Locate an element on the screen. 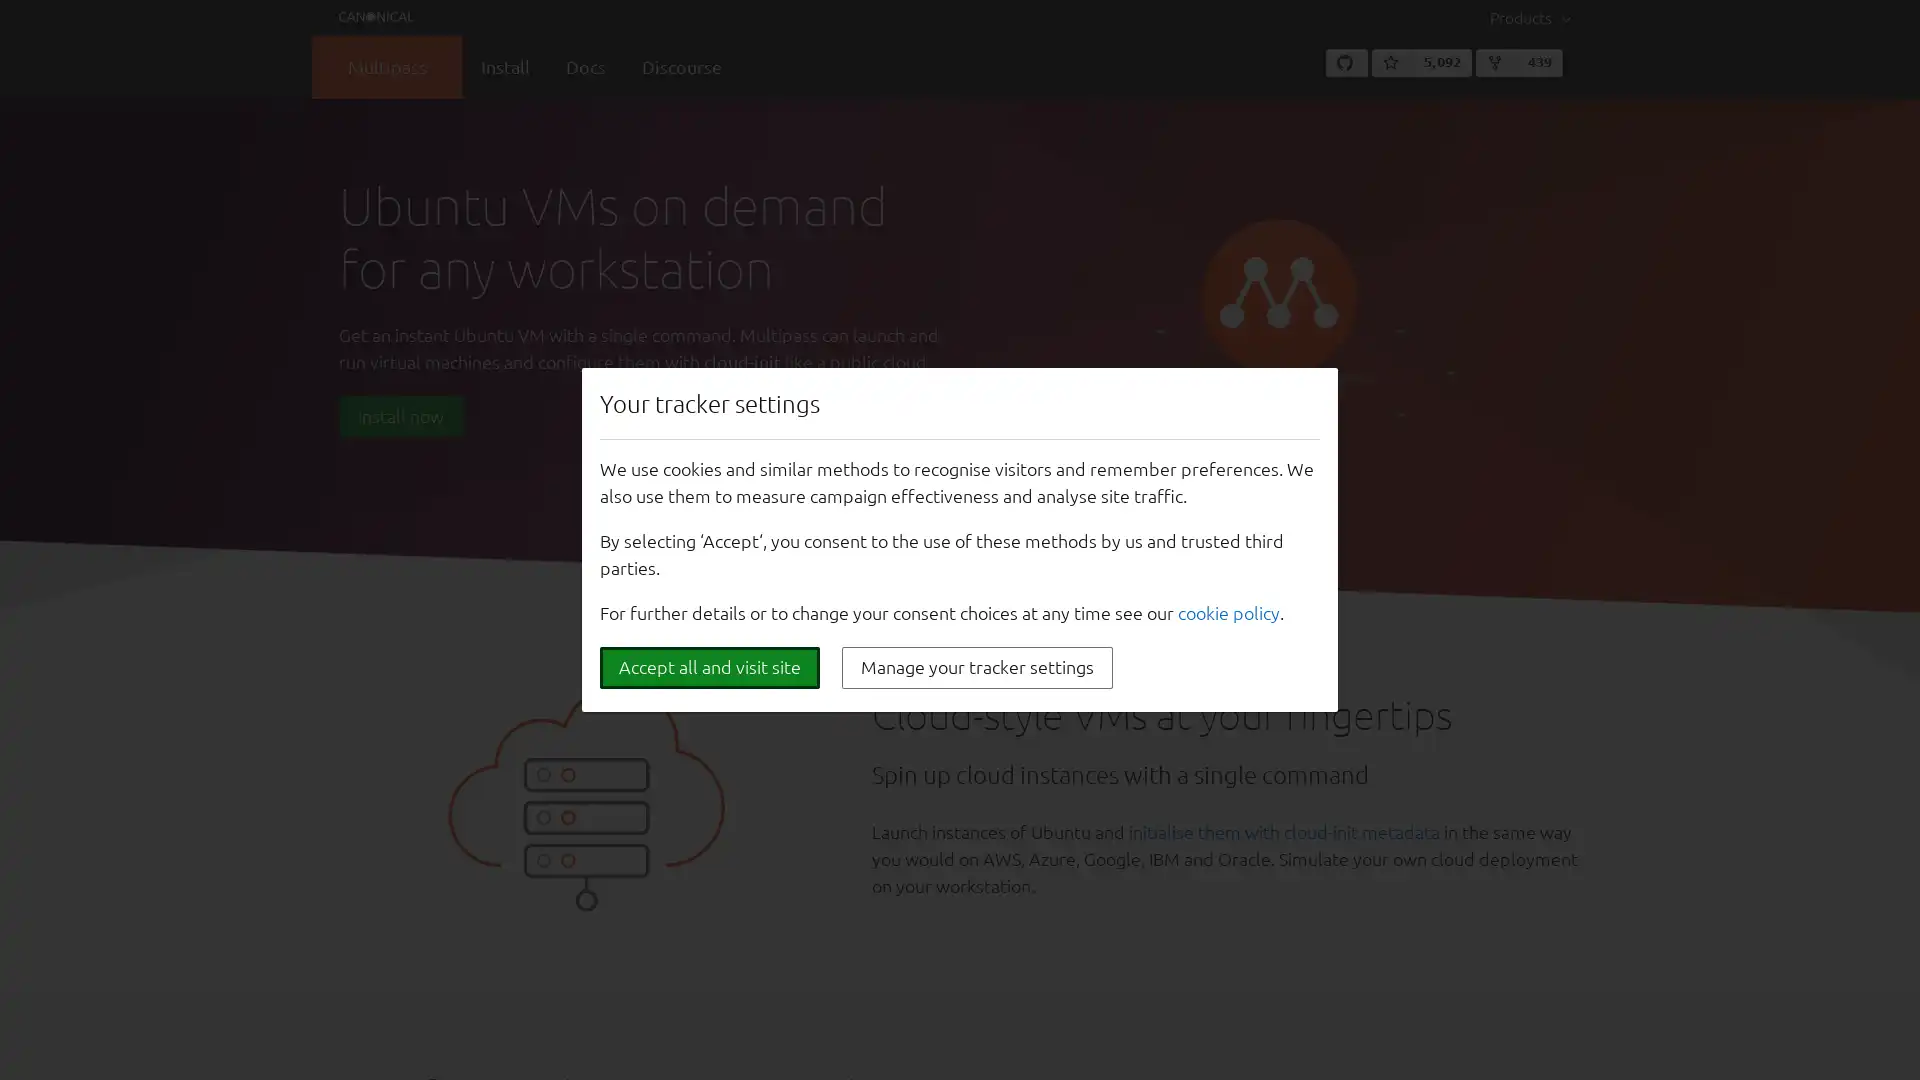  Accept all and visit site is located at coordinates (710, 667).